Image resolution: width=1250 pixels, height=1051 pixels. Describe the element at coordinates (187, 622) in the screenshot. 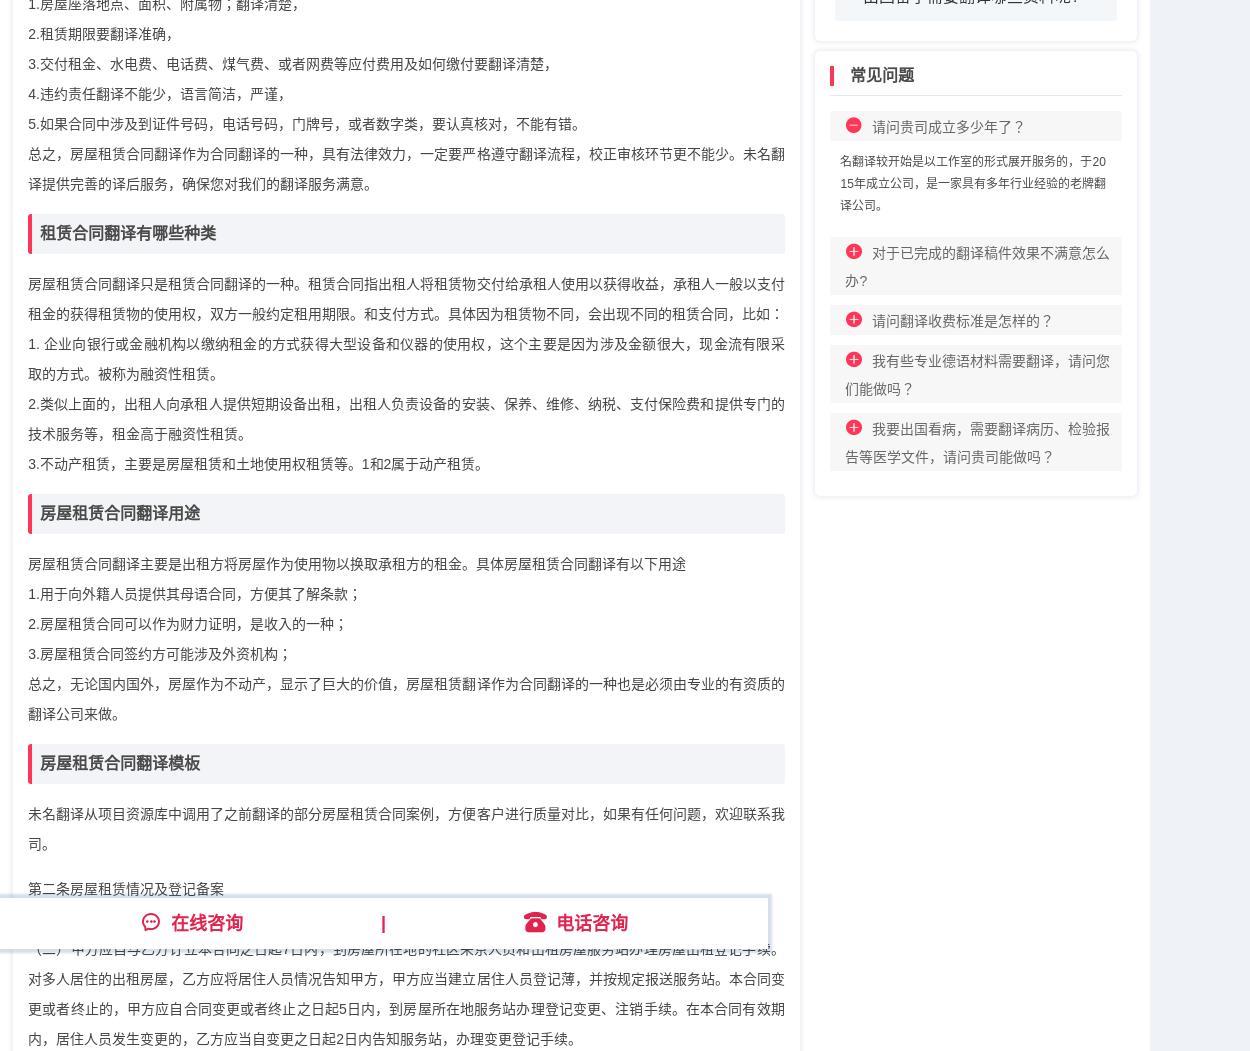

I see `'2.房屋租赁合同可以作为财力证明，是收入的一种；'` at that location.